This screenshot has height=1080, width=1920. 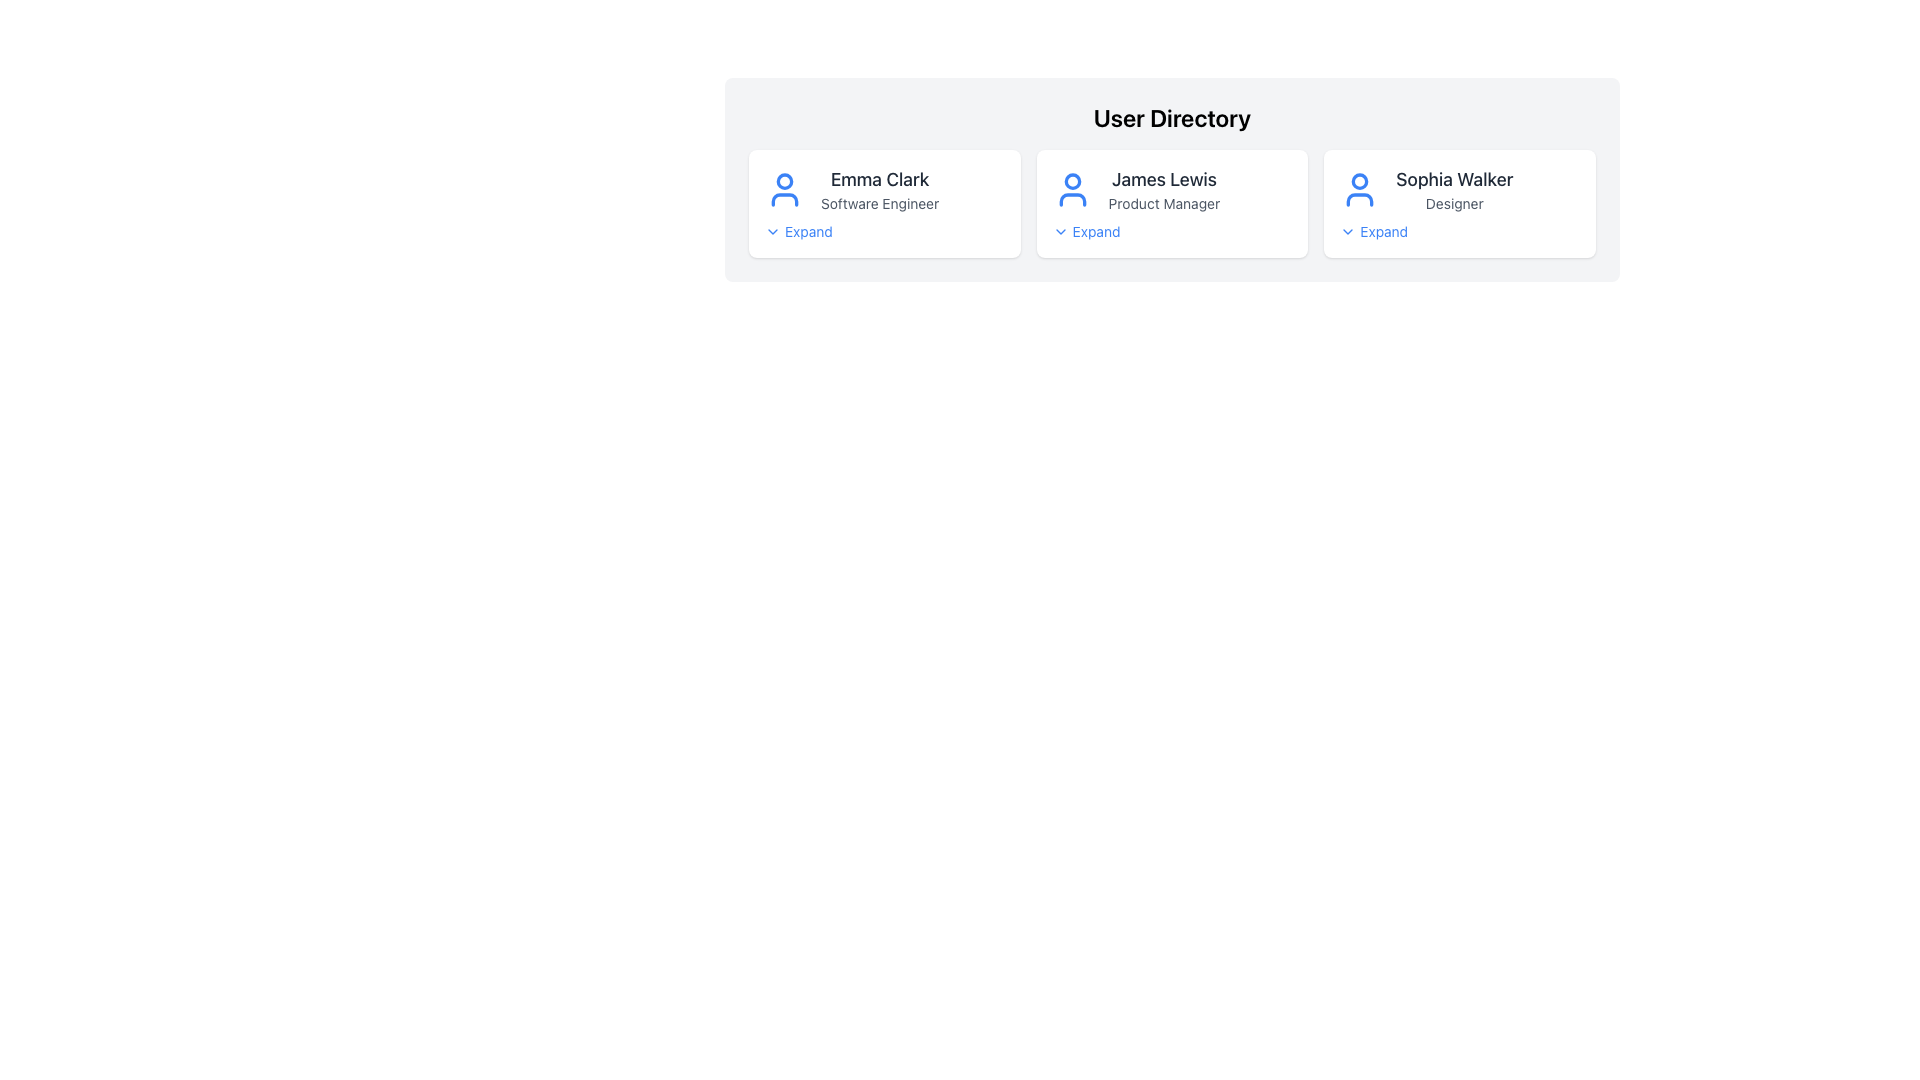 I want to click on the text label displaying 'Software Engineer' in gray color, which is positioned below the 'Emma Clark' heading in the upper-left profile card of the 'User Directory' section, so click(x=880, y=204).